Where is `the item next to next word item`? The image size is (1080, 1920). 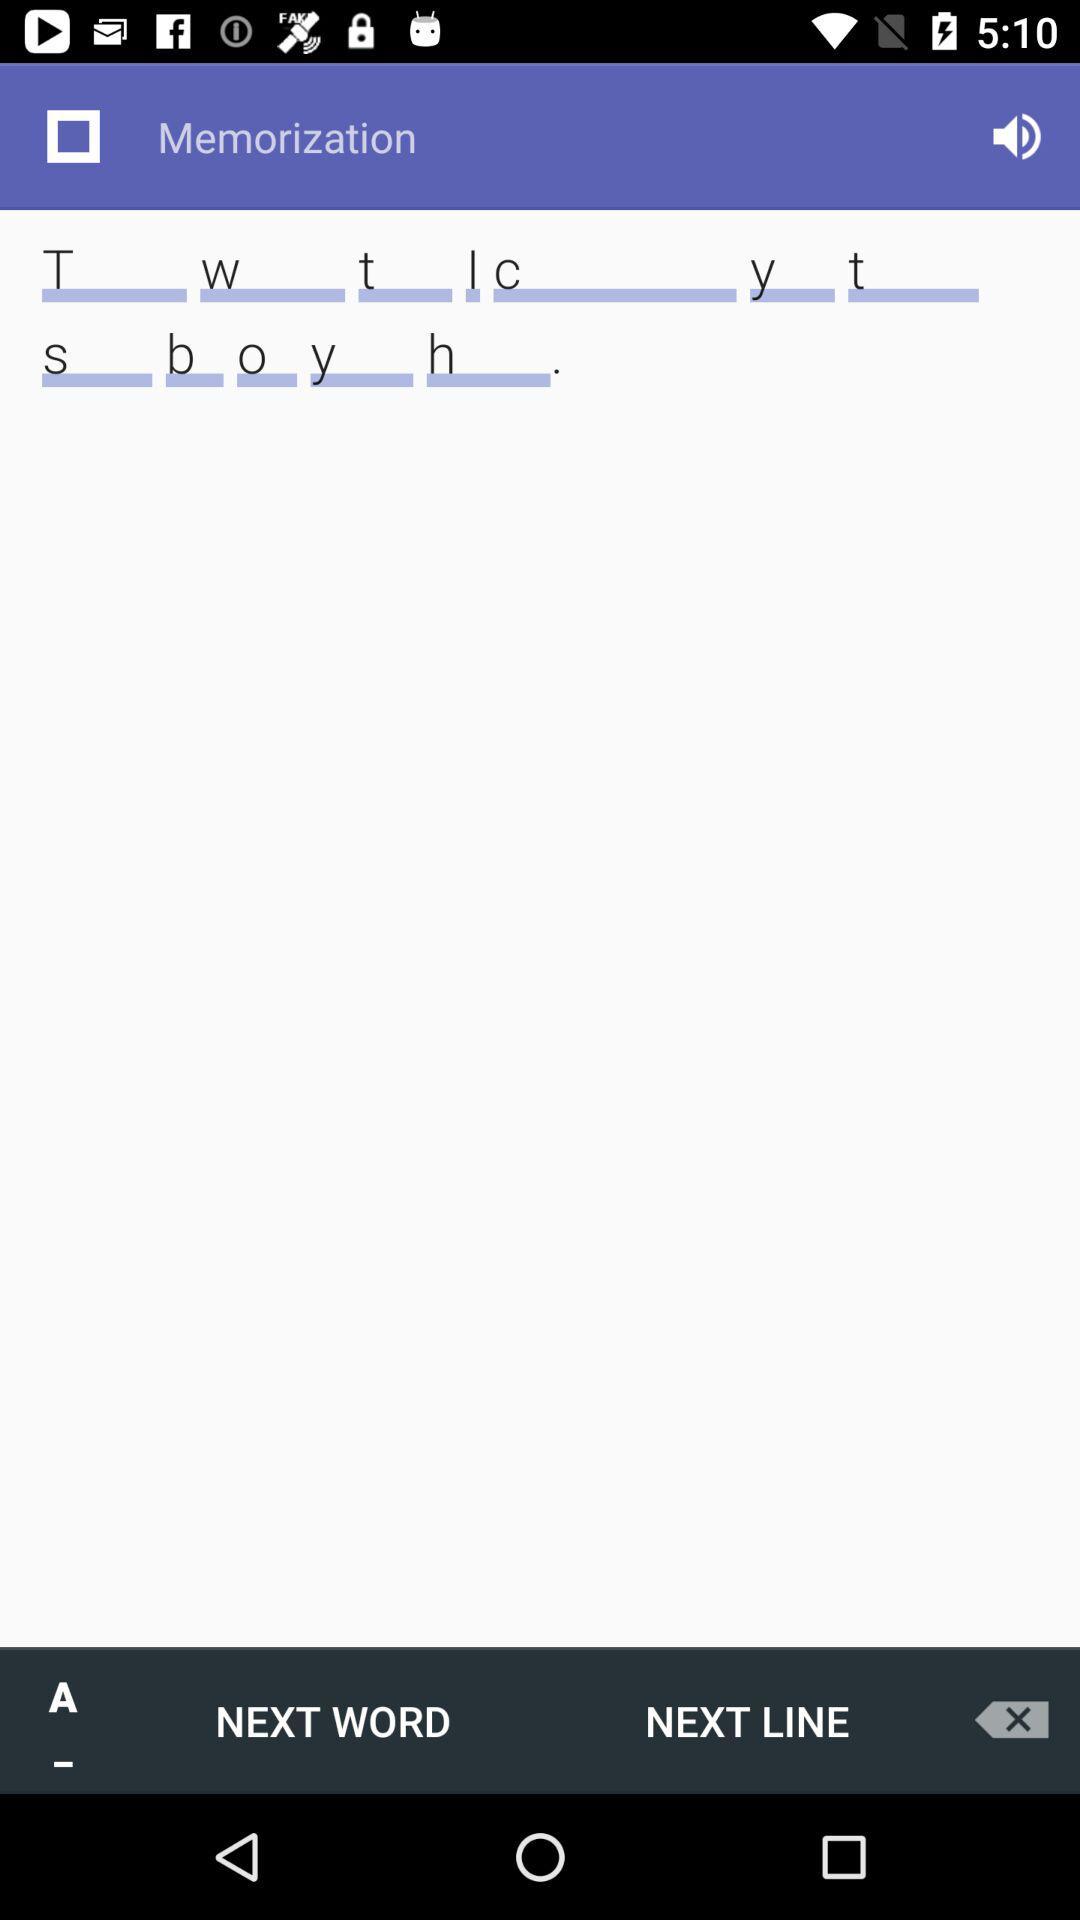 the item next to next word item is located at coordinates (747, 1719).